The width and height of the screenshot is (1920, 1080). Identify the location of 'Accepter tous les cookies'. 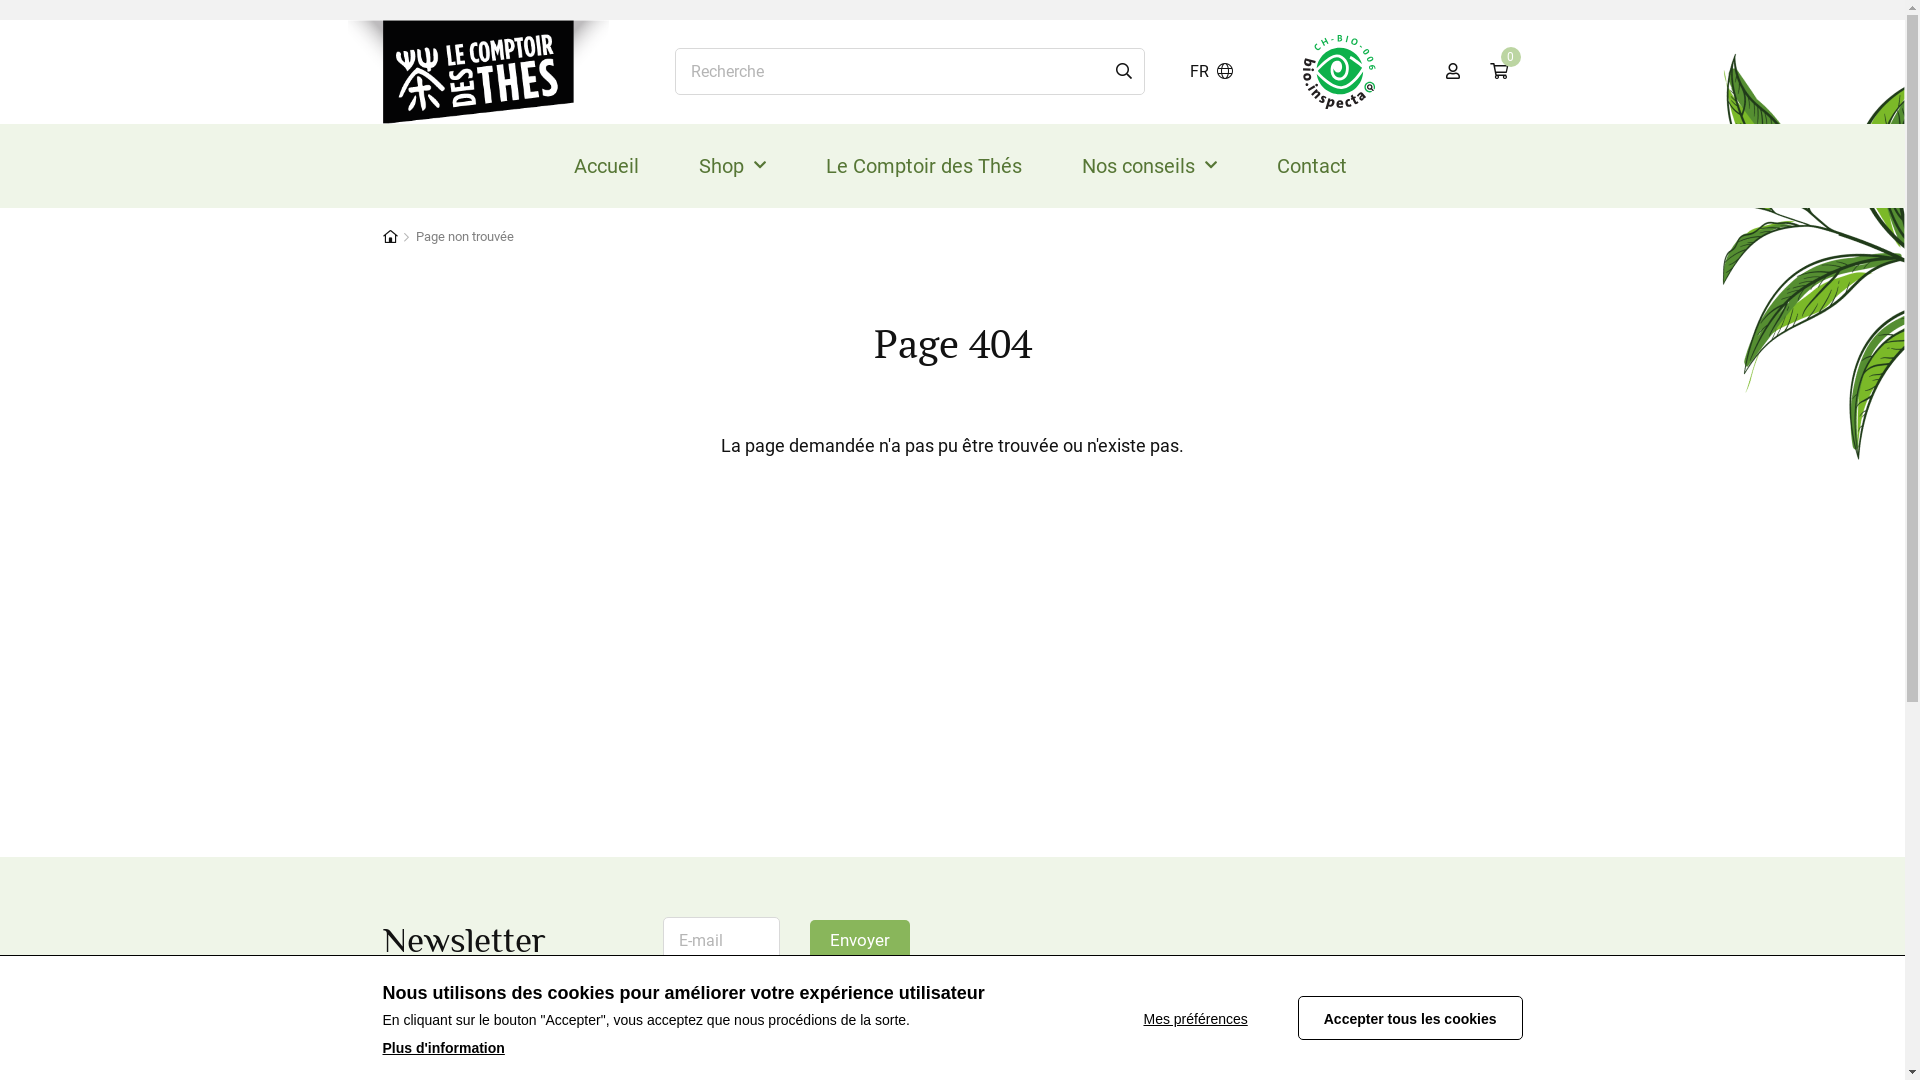
(1409, 1018).